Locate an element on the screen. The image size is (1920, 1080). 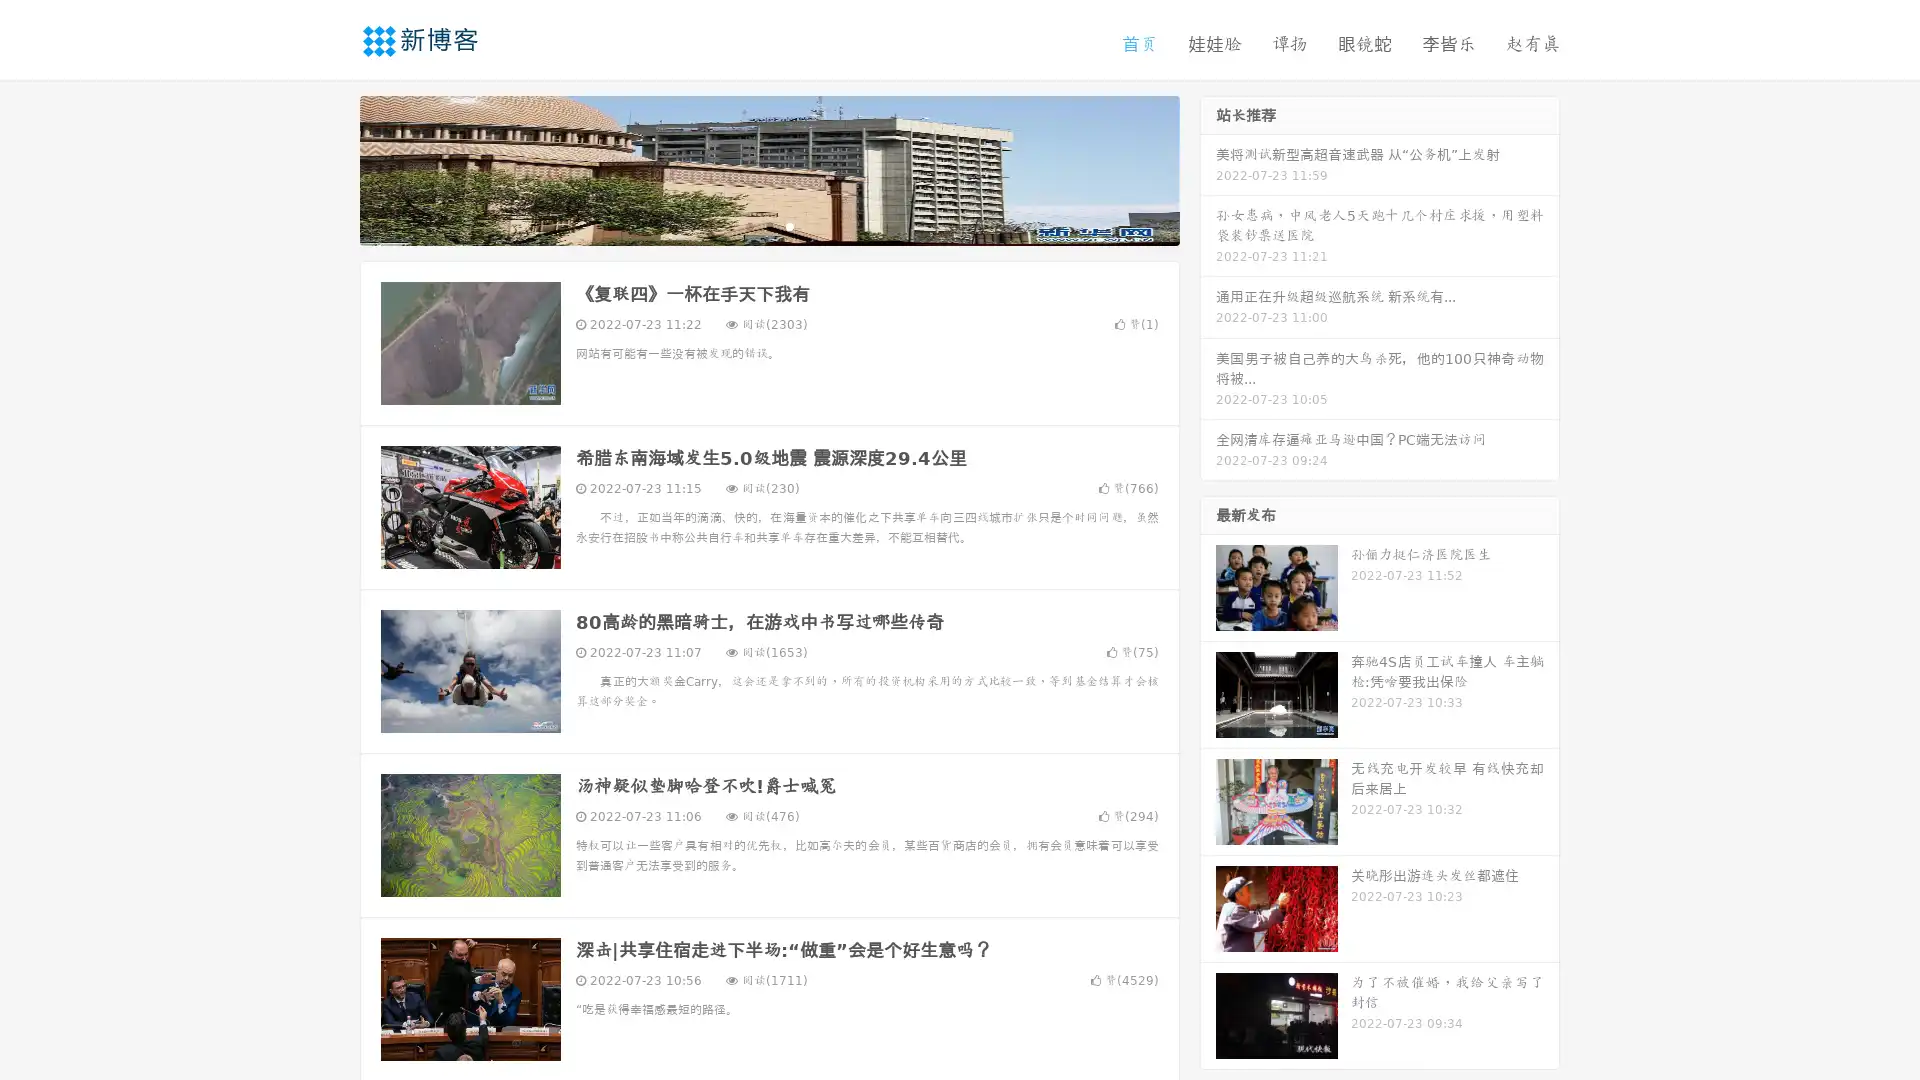
Previous slide is located at coordinates (330, 168).